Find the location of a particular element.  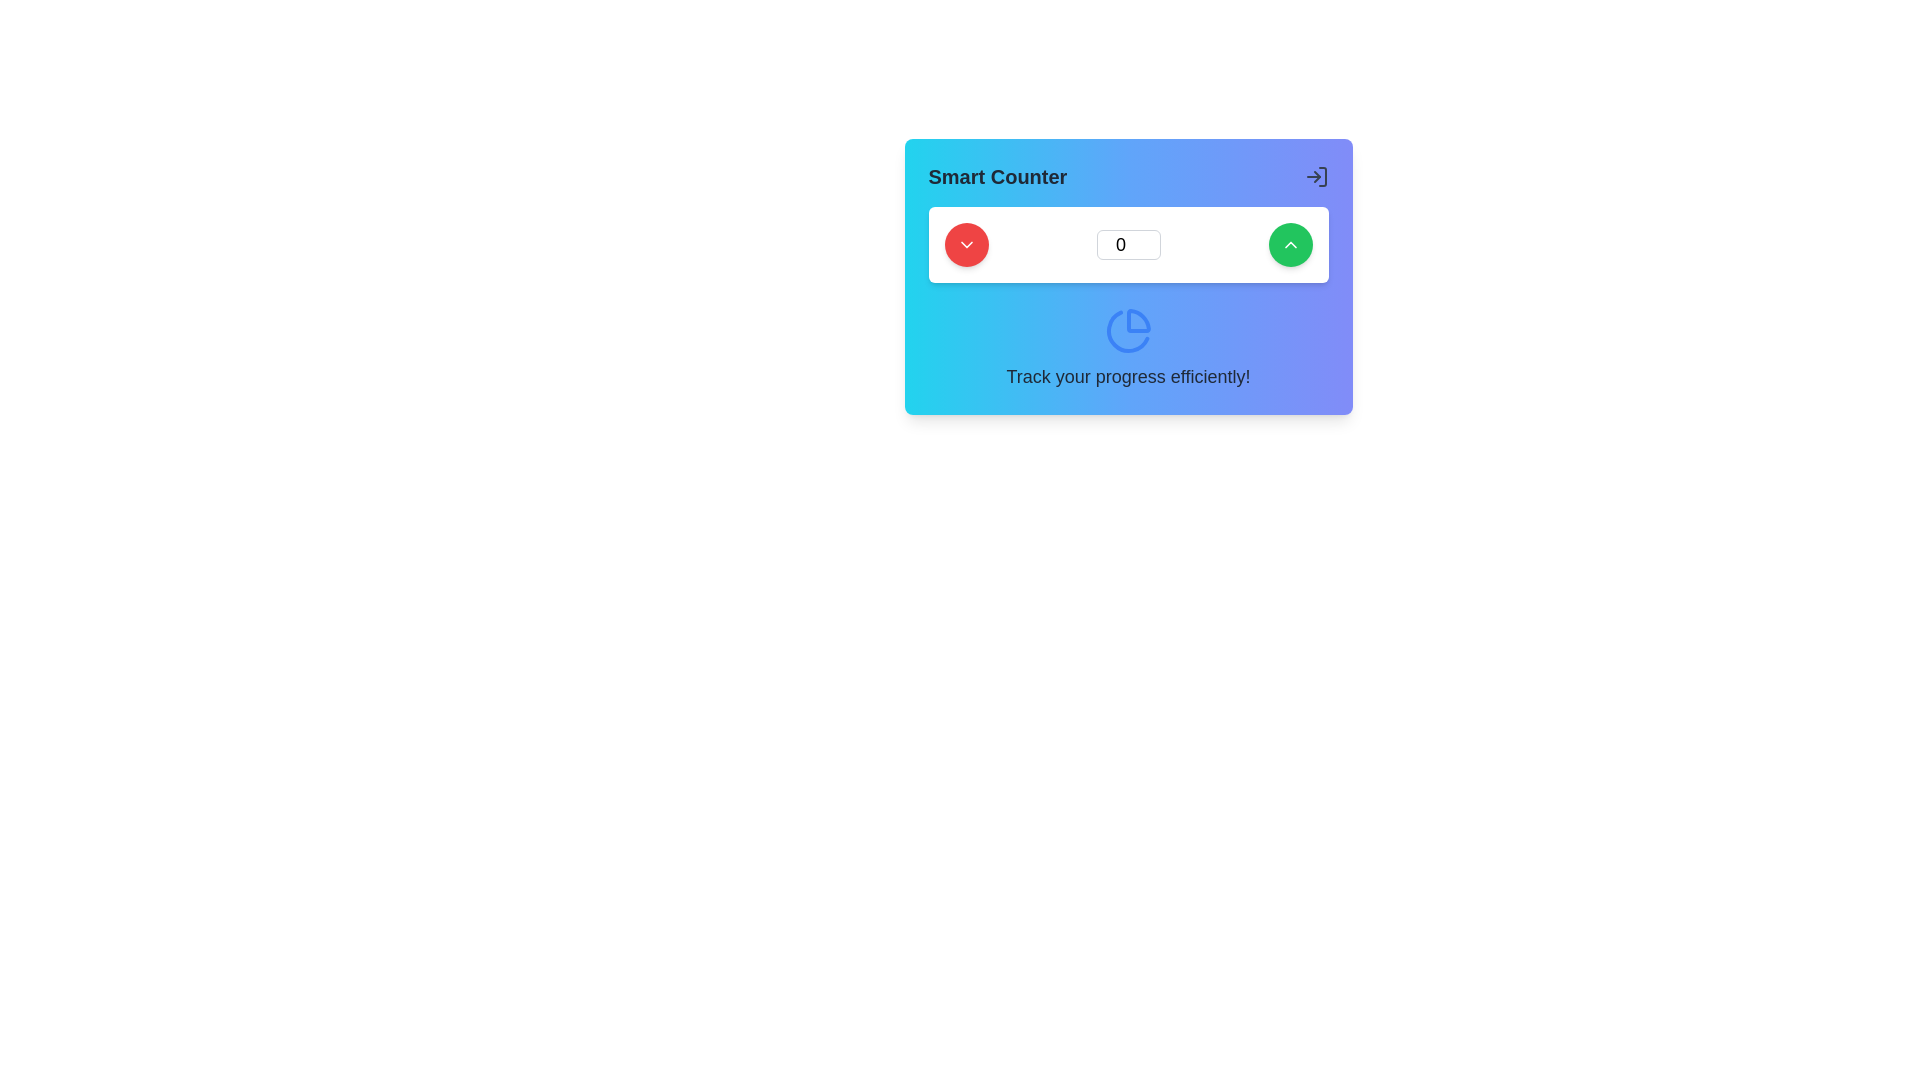

the downward-pointing arrow icon with a red circular background located on the left side of the interactive control bar under the 'Smart Counter' header is located at coordinates (966, 244).